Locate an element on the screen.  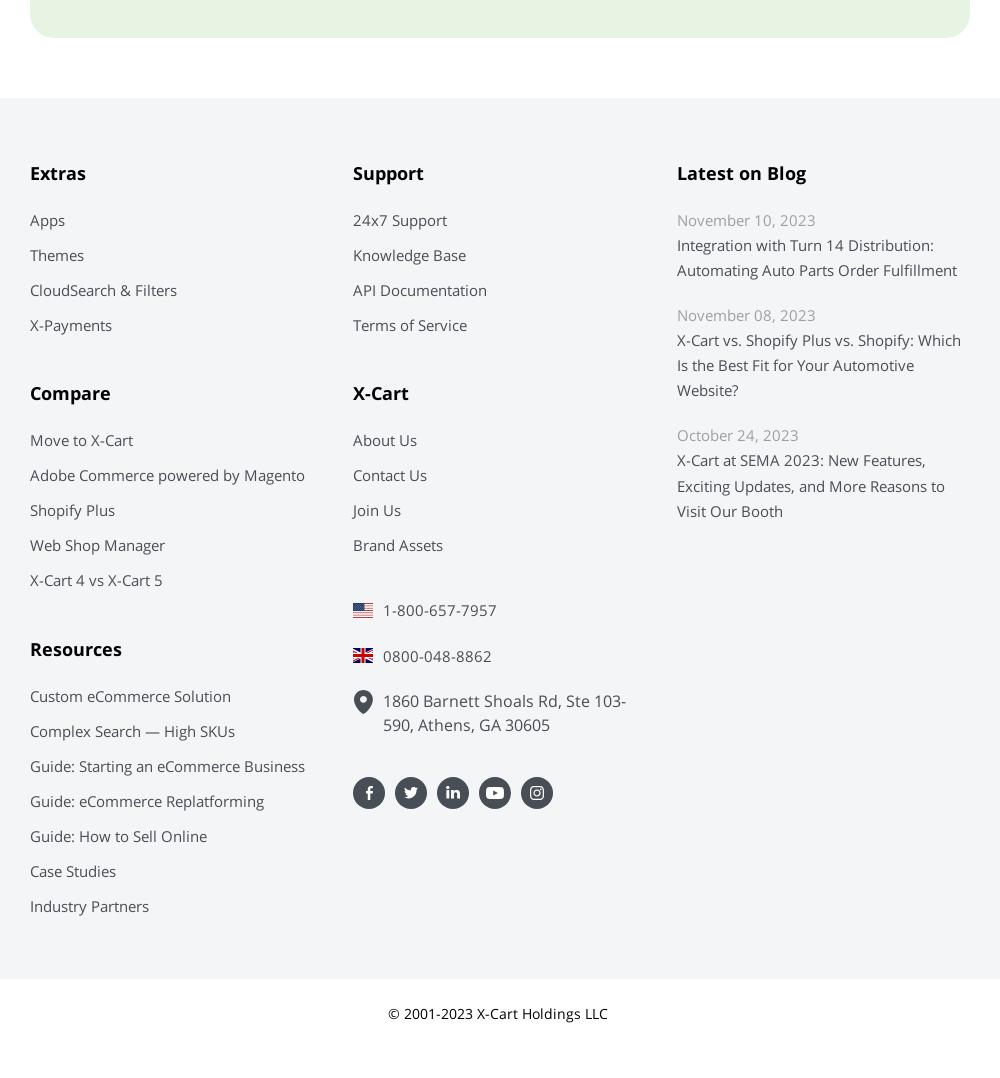
'Guide: How to Sell Online' is located at coordinates (117, 835).